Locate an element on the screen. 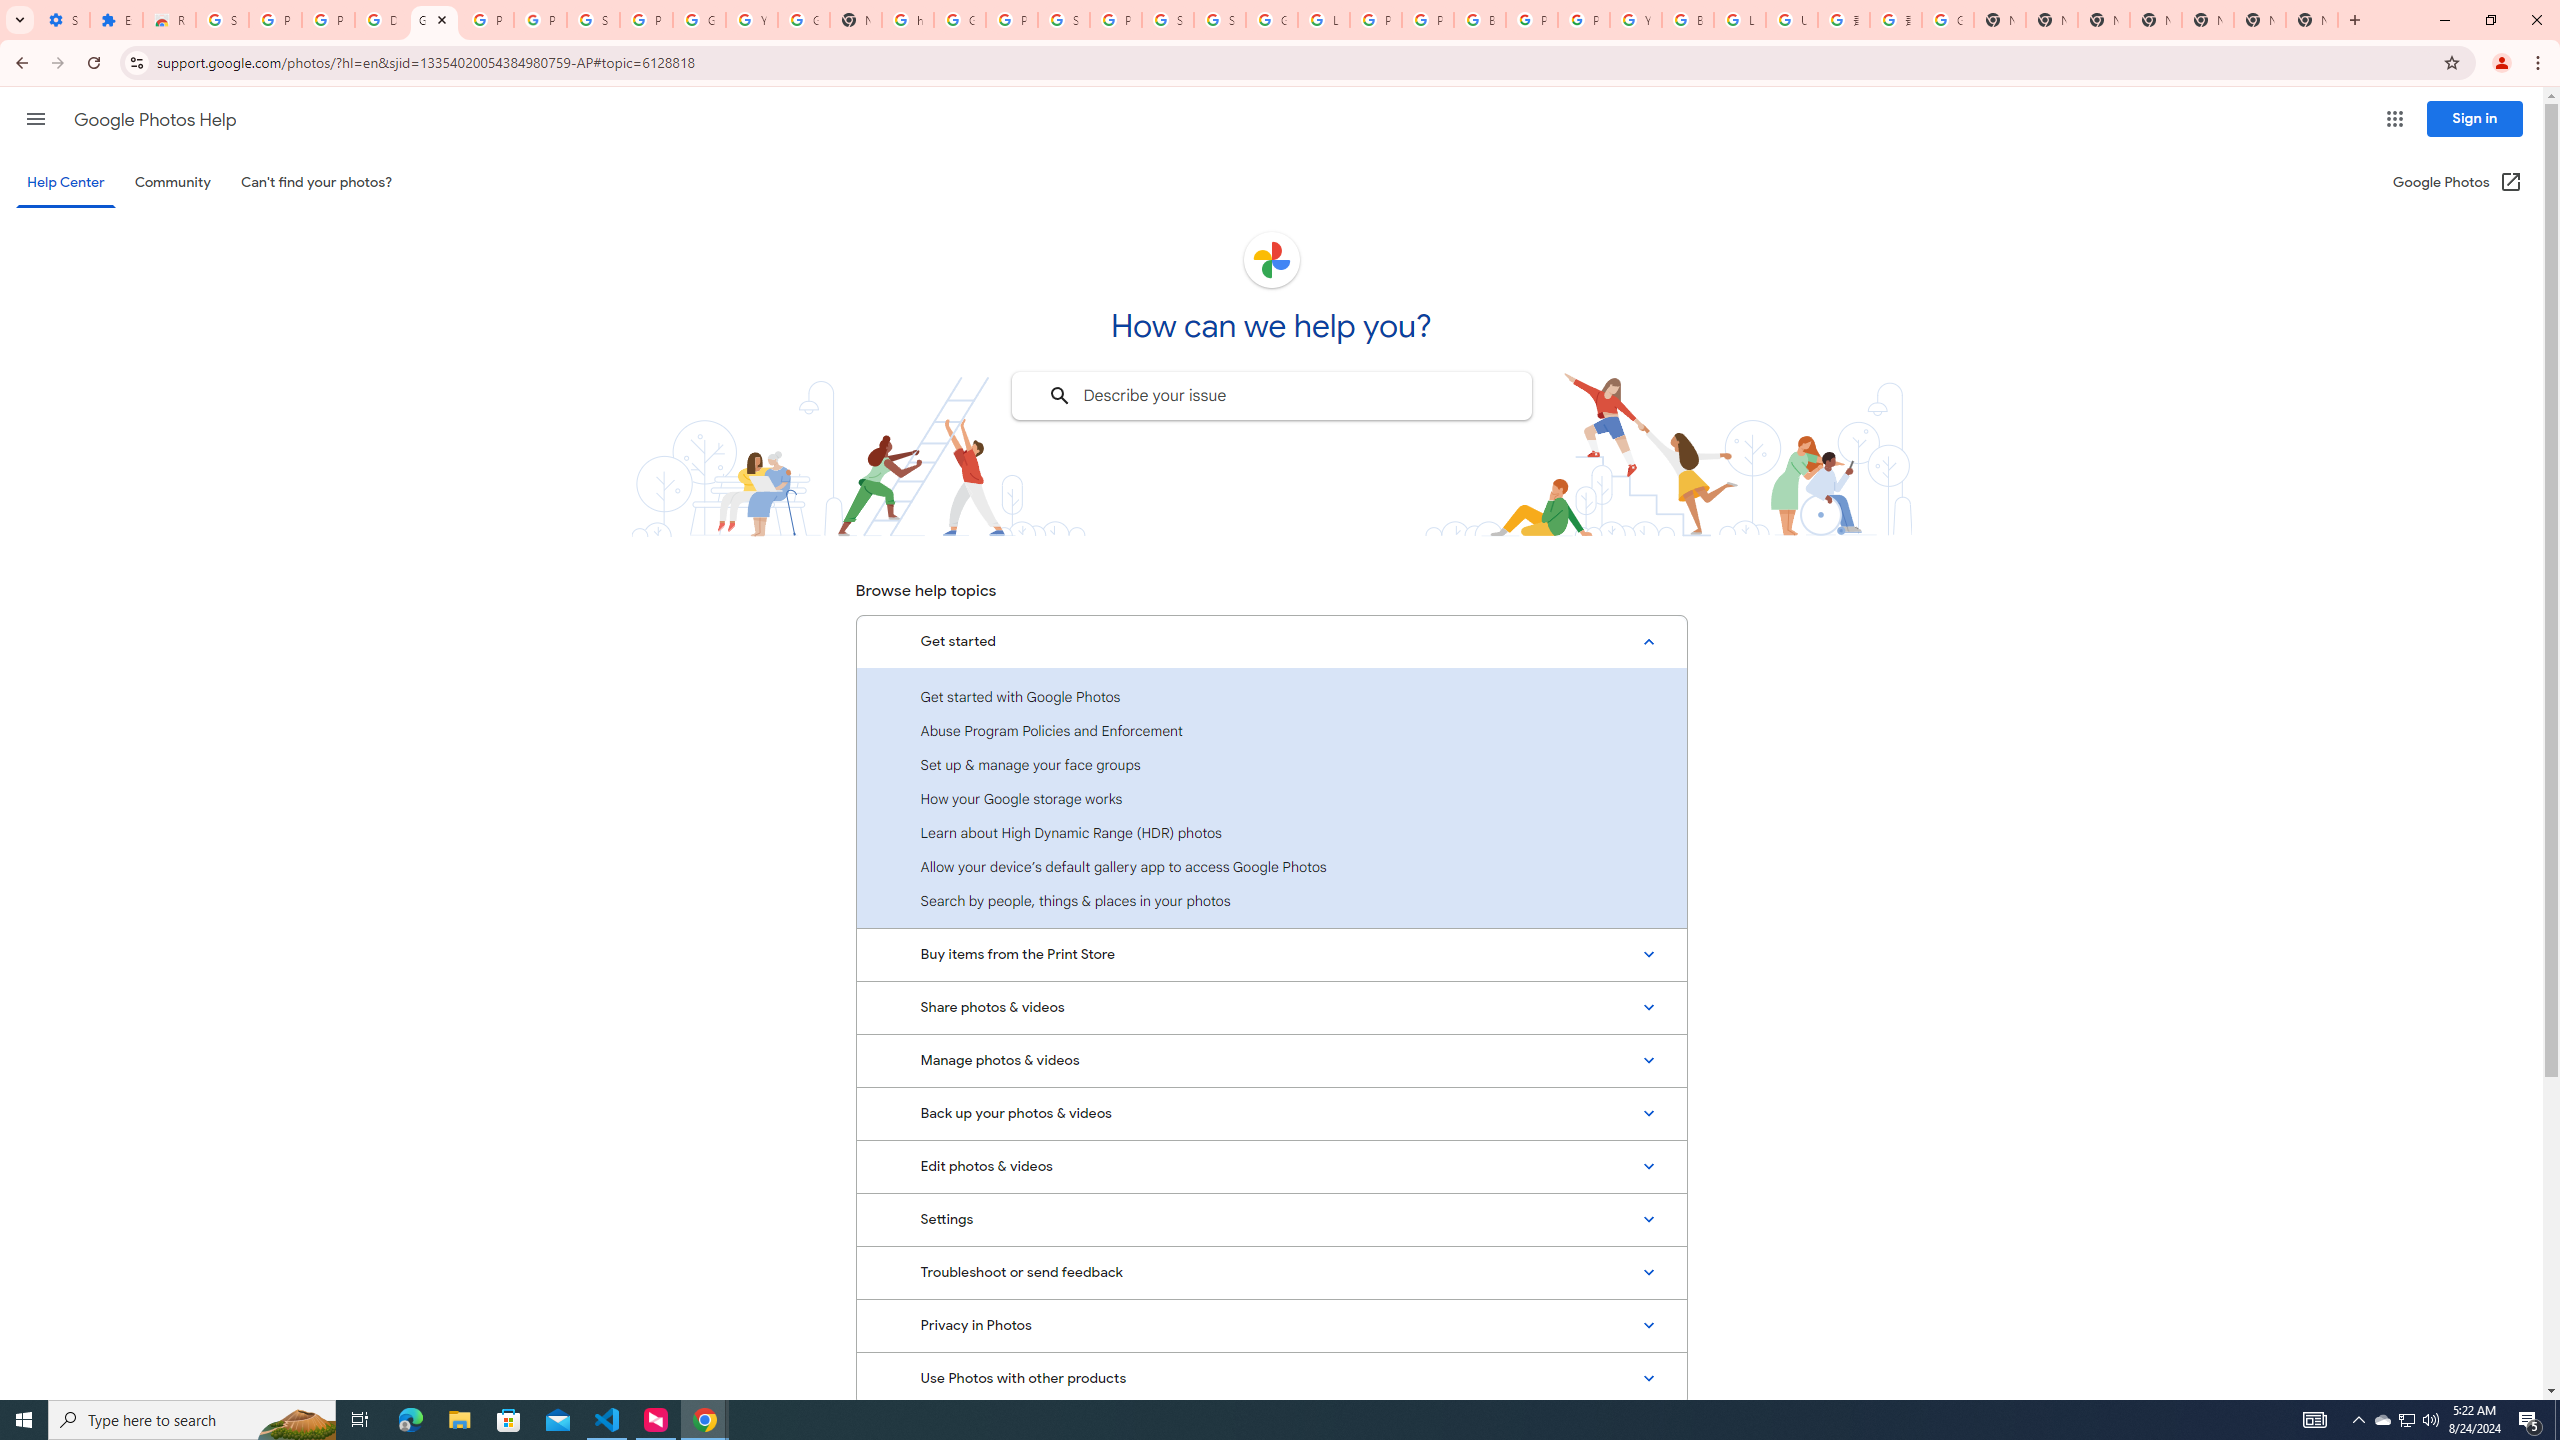  'Get started, Expanded list with 7 items' is located at coordinates (1271, 642).